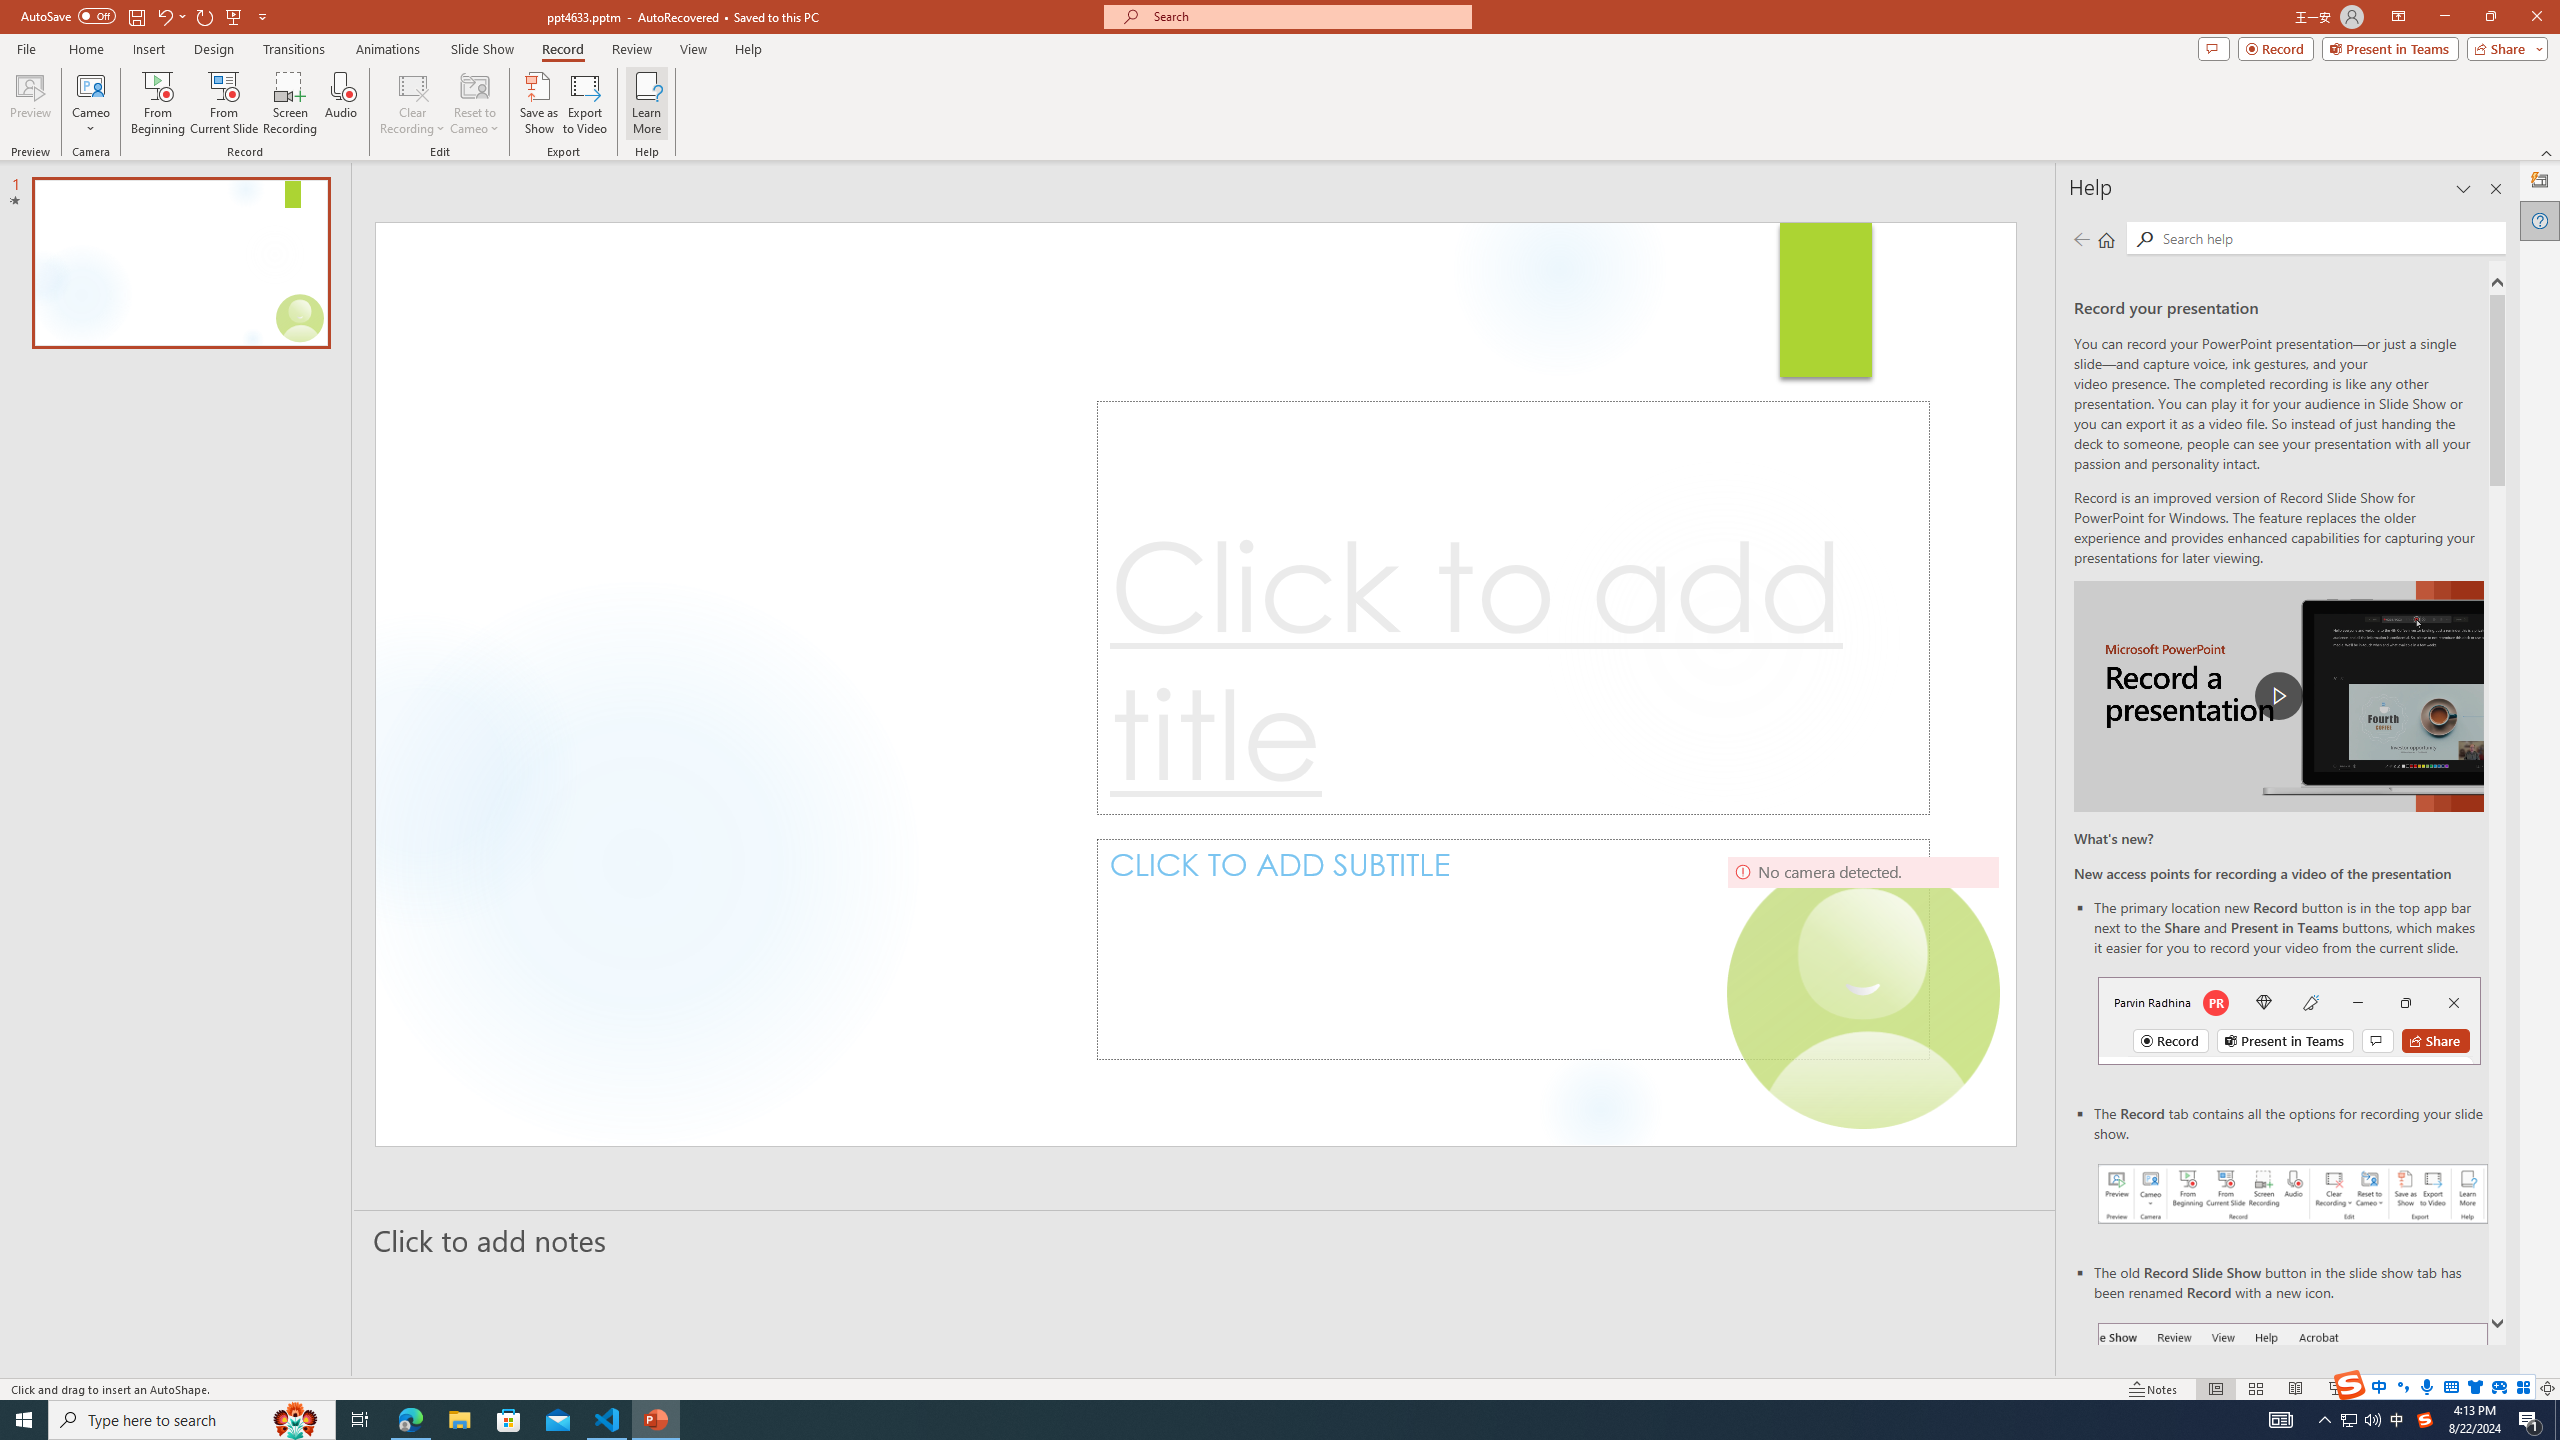 Image resolution: width=2560 pixels, height=1440 pixels. I want to click on 'Share', so click(2502, 47).